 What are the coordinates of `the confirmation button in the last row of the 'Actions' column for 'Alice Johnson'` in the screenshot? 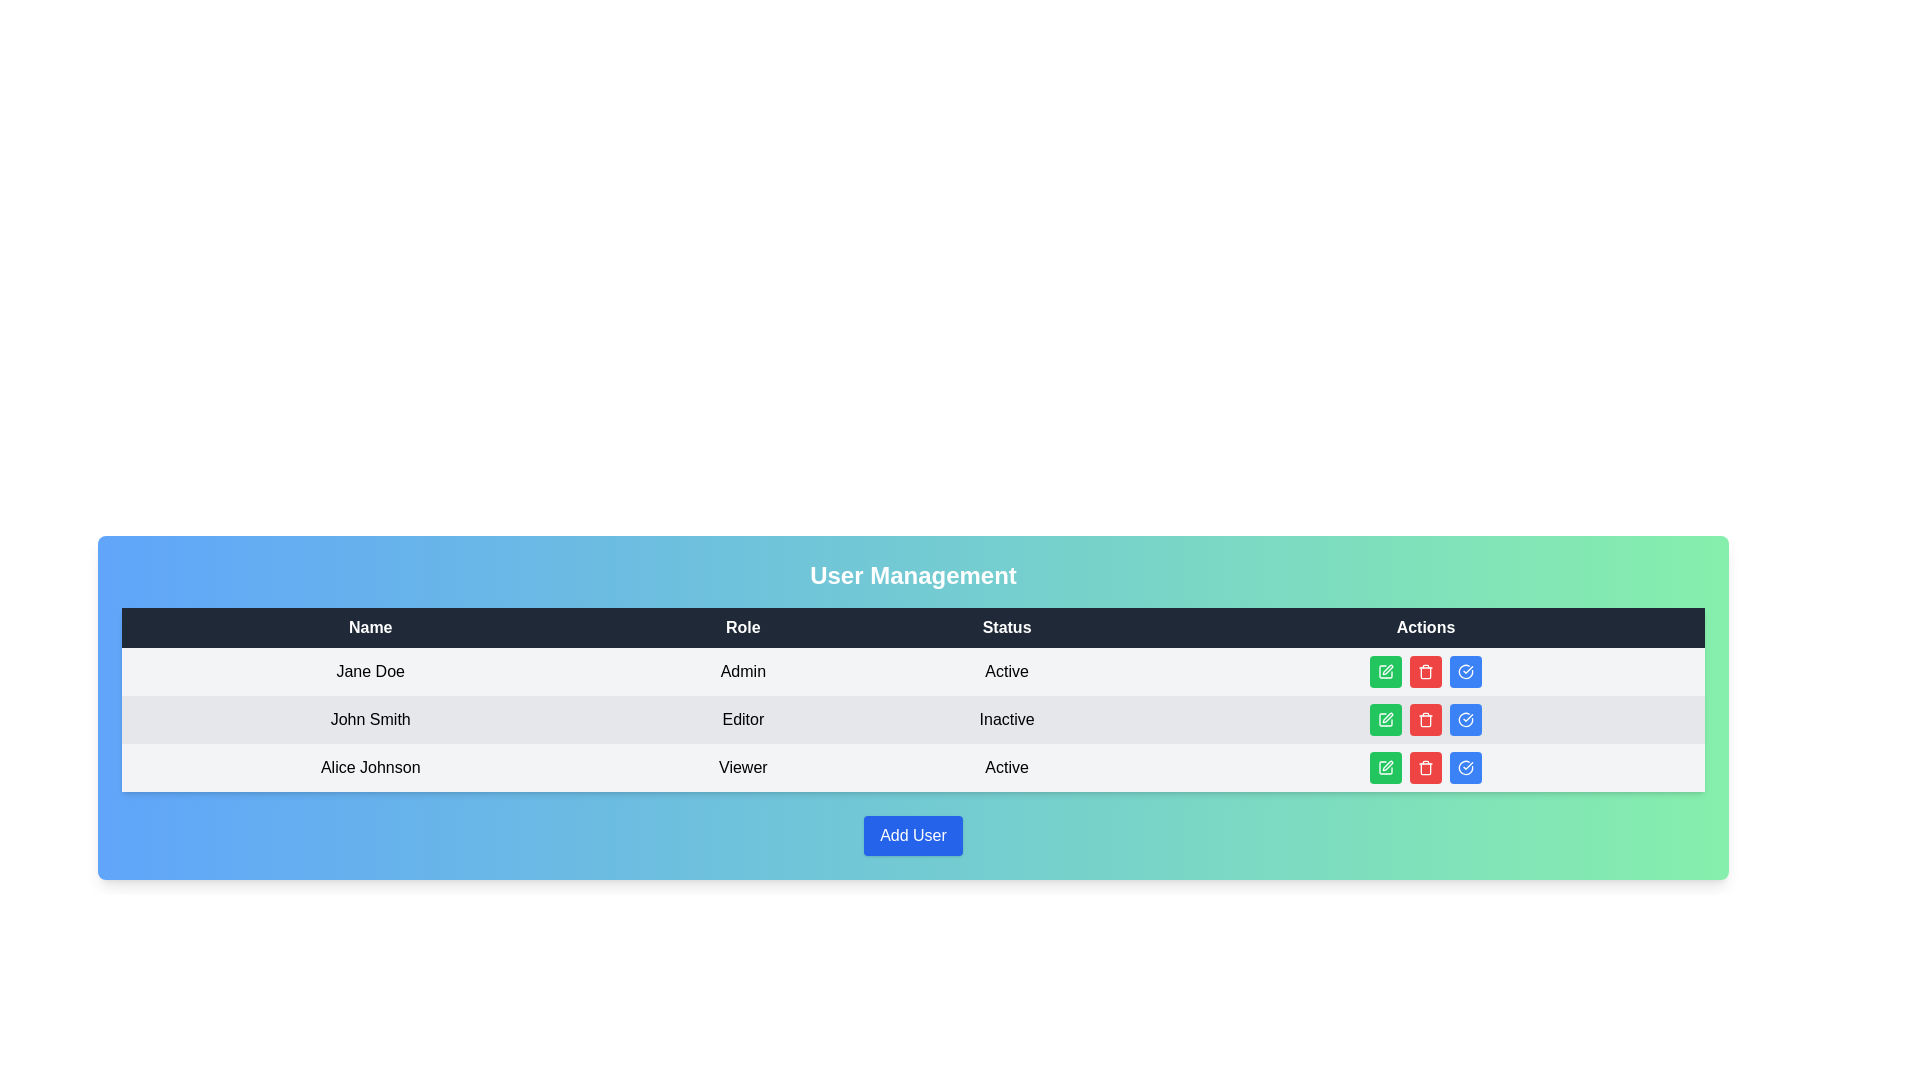 It's located at (1465, 766).